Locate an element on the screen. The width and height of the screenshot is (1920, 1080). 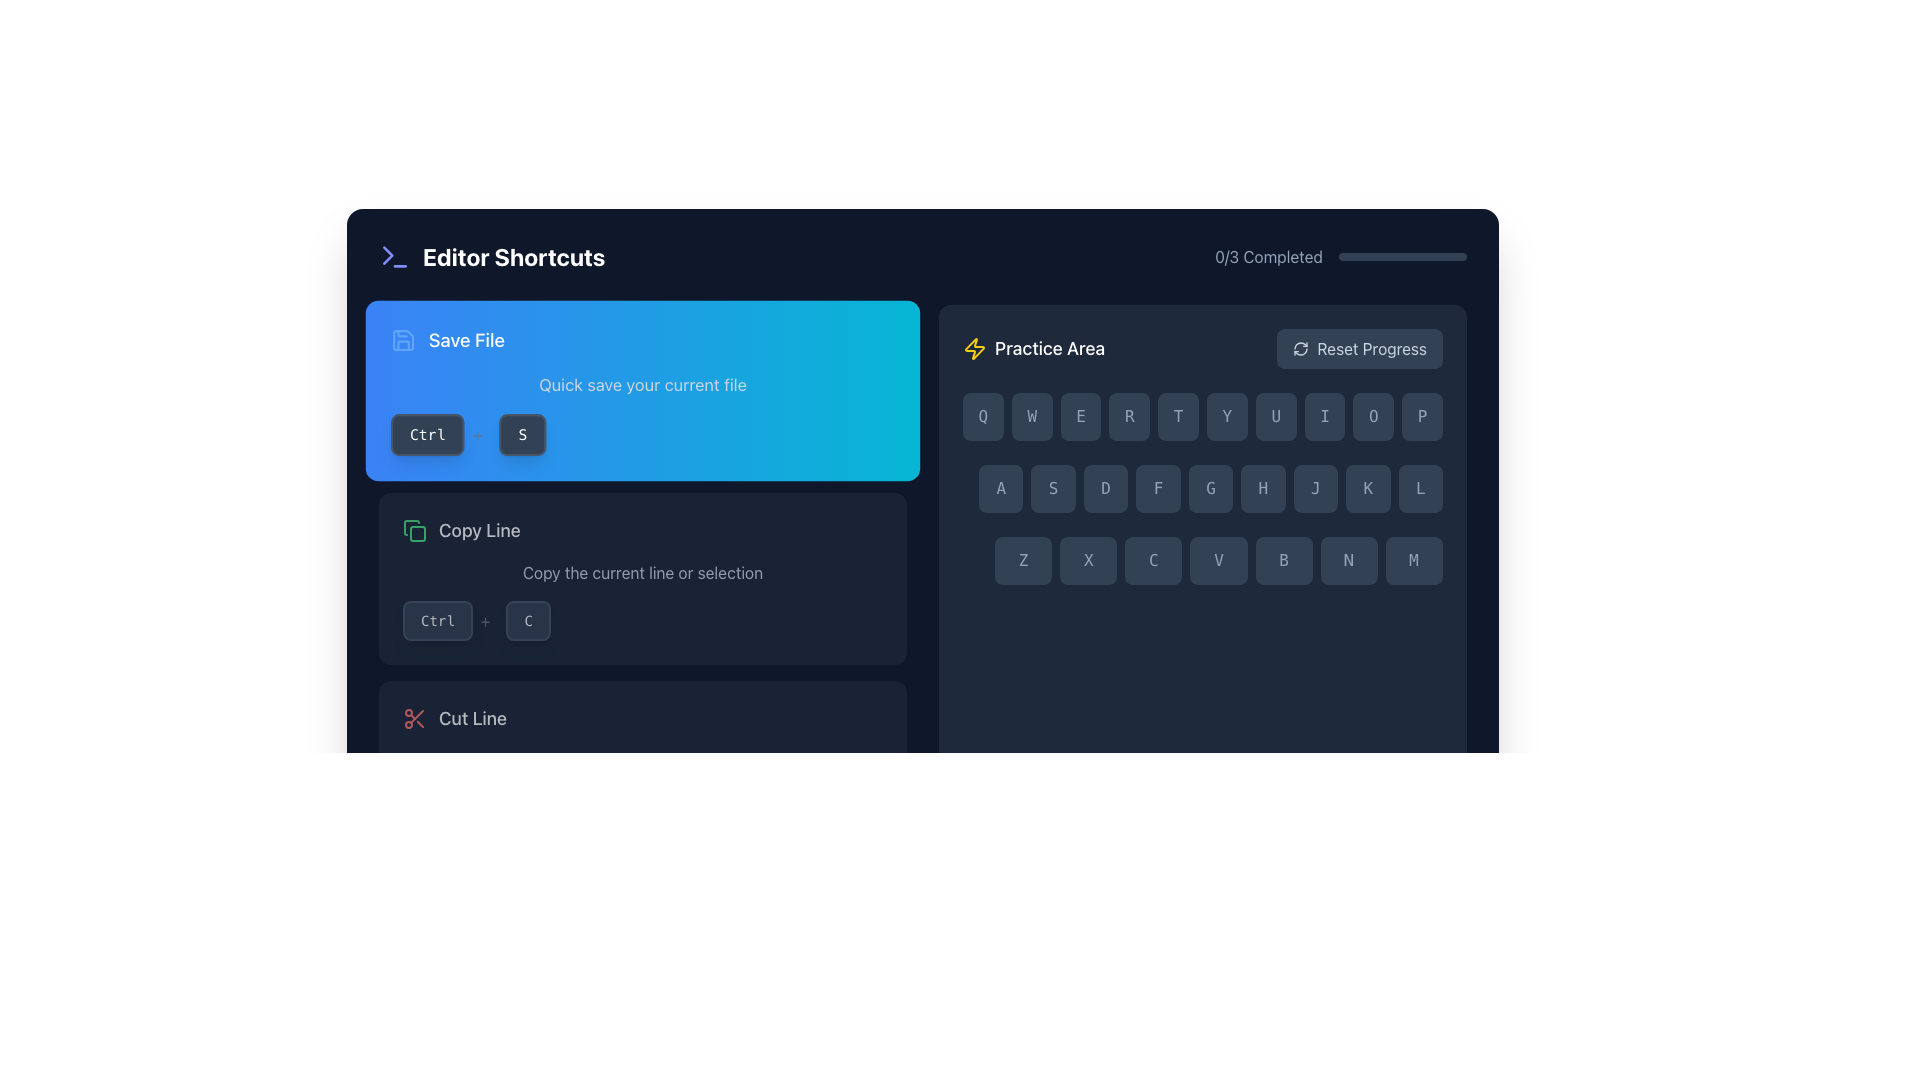
the style and content of the button-like label that has the text 'Ctrl', a dark slate-gray background, and is located in the 'Save File' shortcut section is located at coordinates (436, 808).